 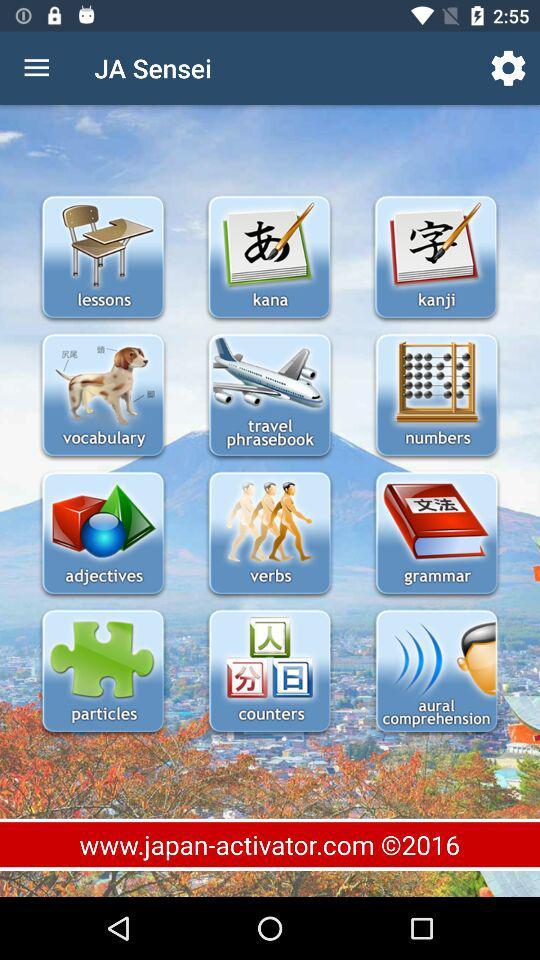 What do you see at coordinates (435, 673) in the screenshot?
I see `comprehension` at bounding box center [435, 673].